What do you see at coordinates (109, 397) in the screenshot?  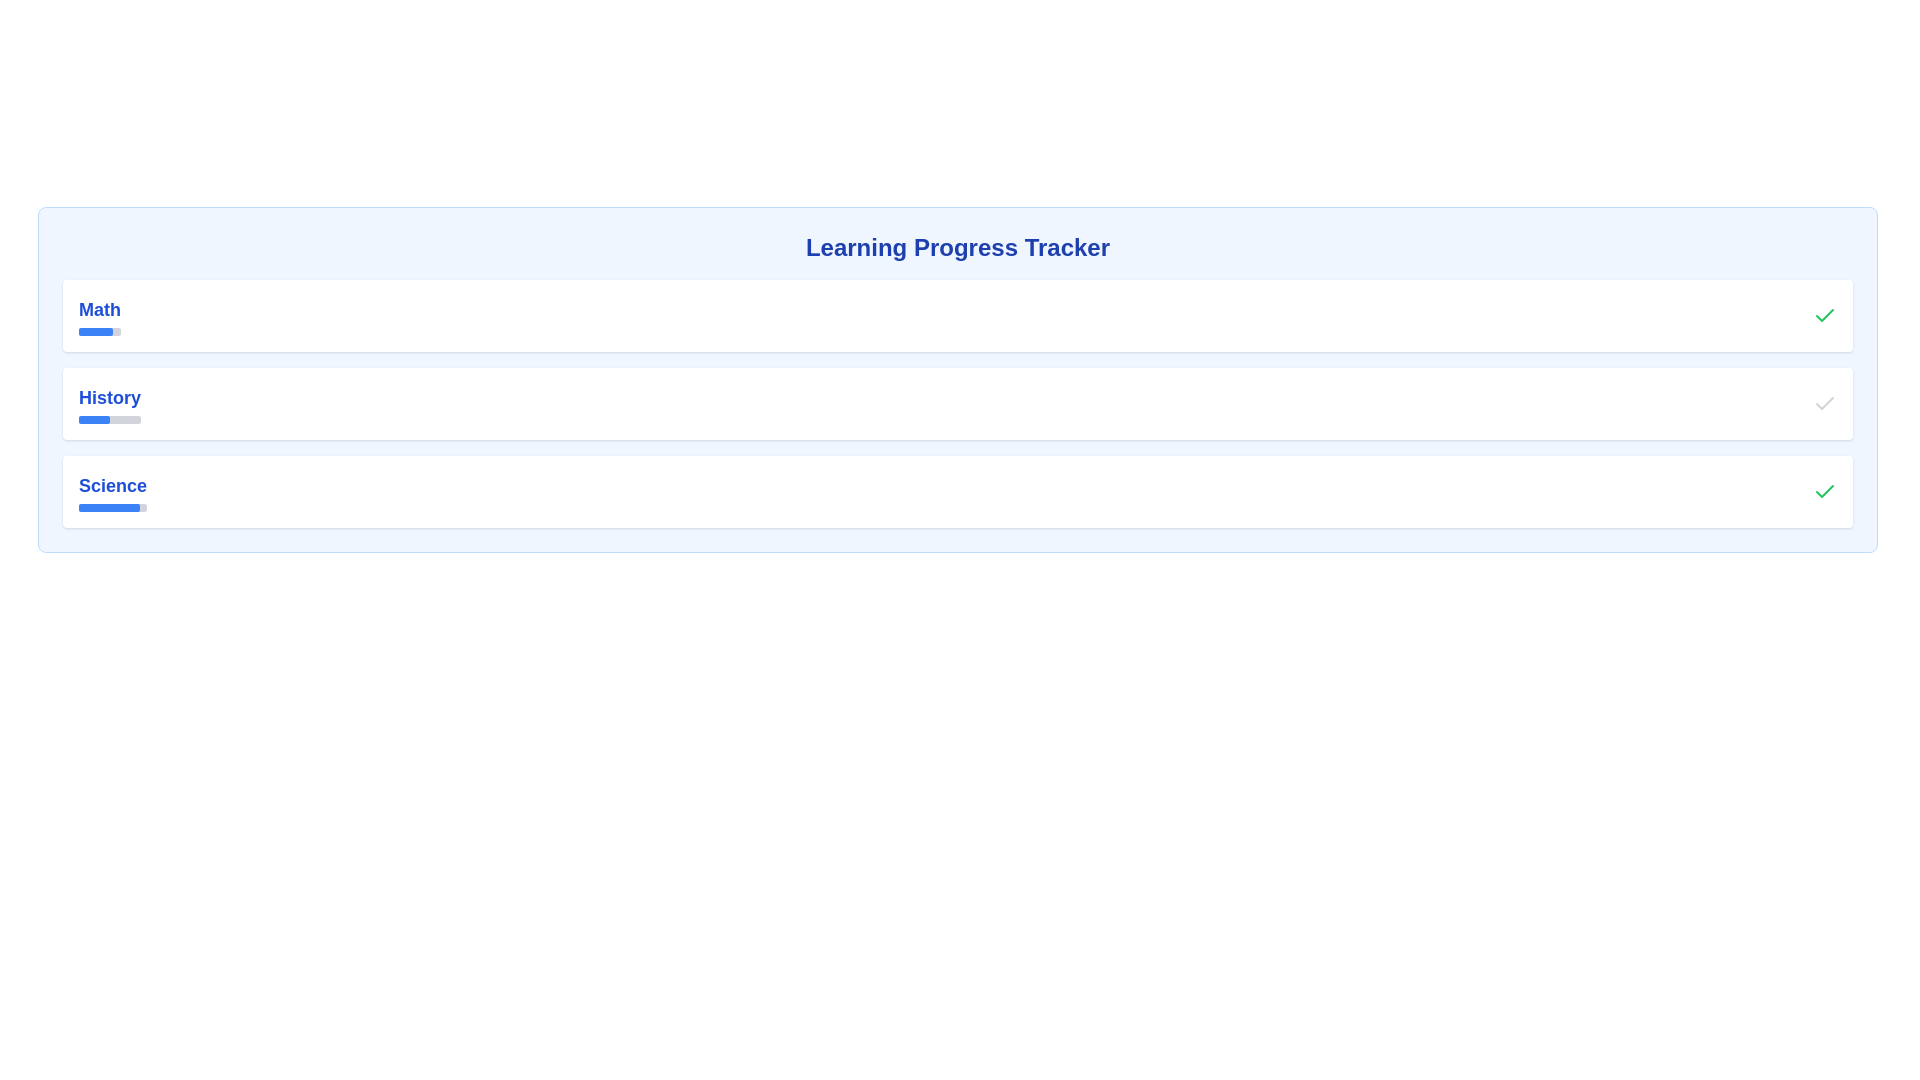 I see `the 'History' static text label which serves as the header for the History section of the learning tracker` at bounding box center [109, 397].